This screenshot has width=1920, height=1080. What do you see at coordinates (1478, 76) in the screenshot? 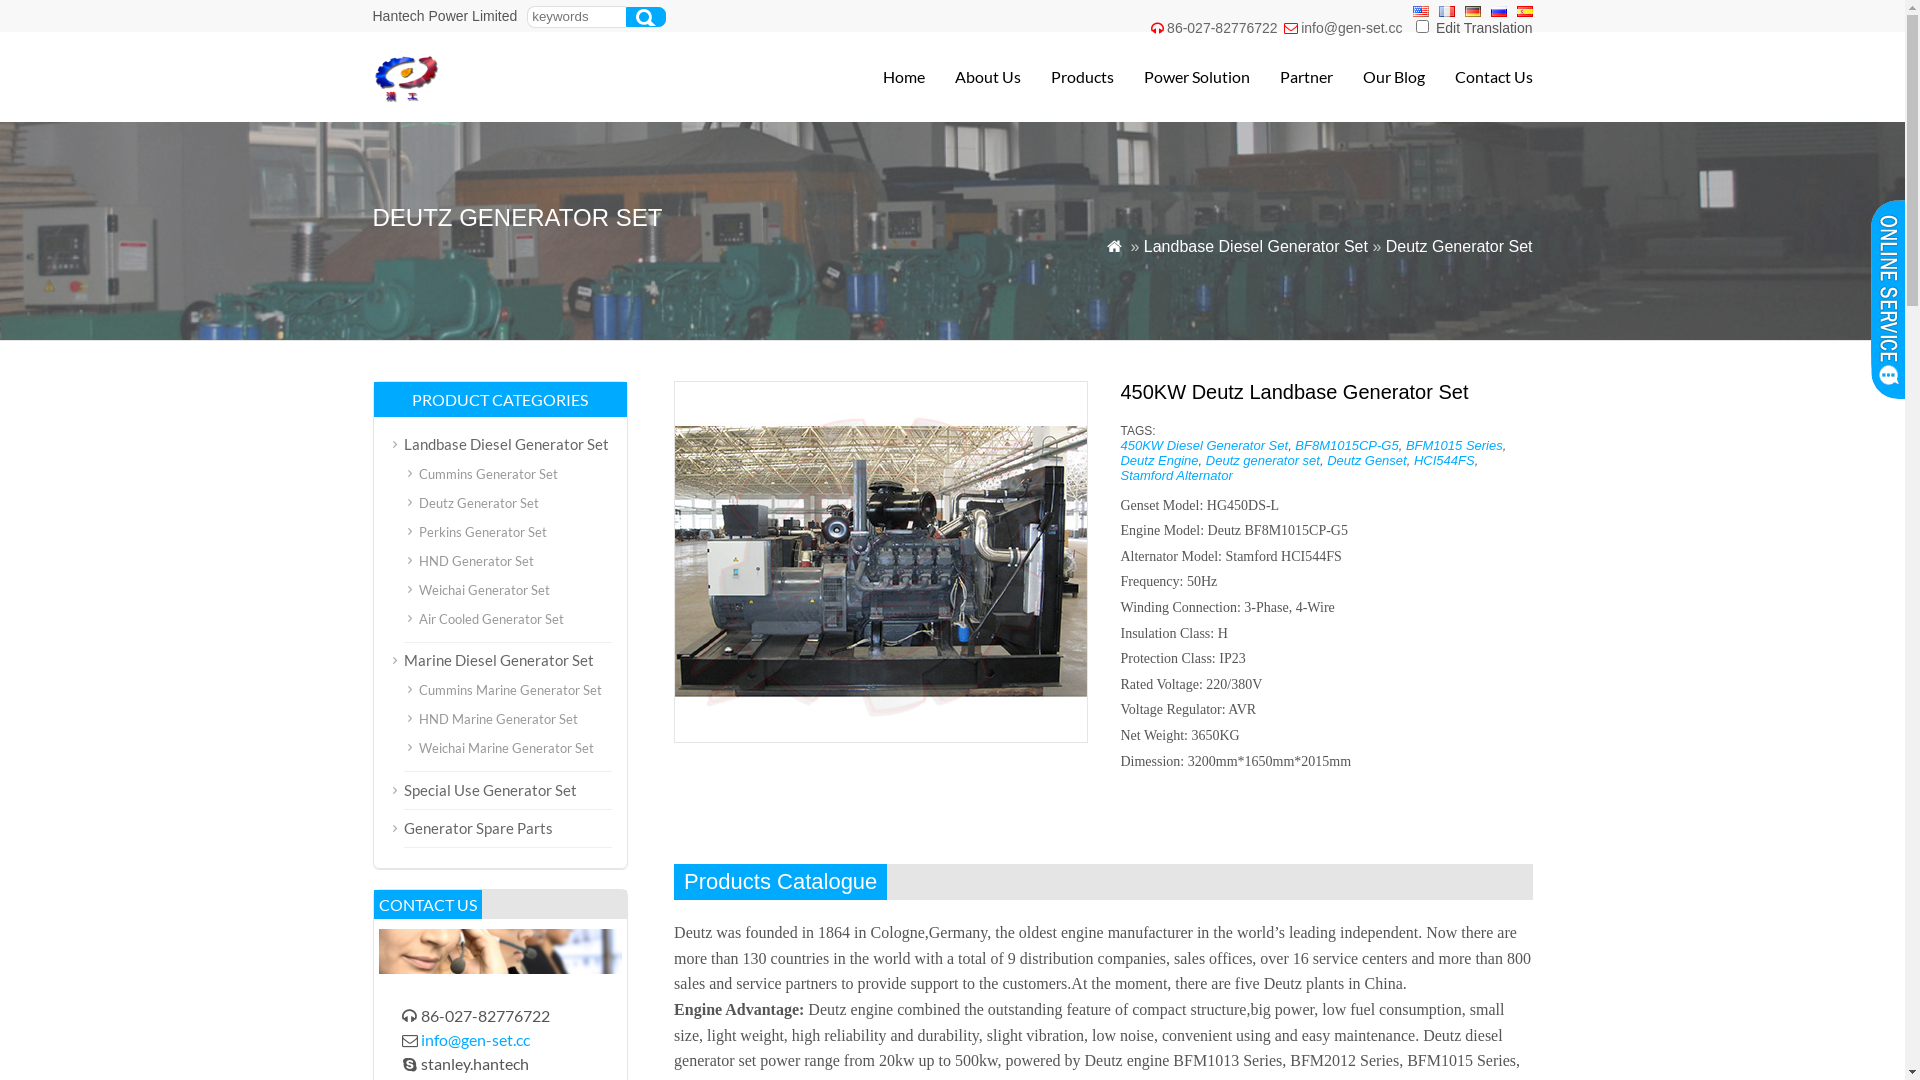
I see `'Contact Us'` at bounding box center [1478, 76].